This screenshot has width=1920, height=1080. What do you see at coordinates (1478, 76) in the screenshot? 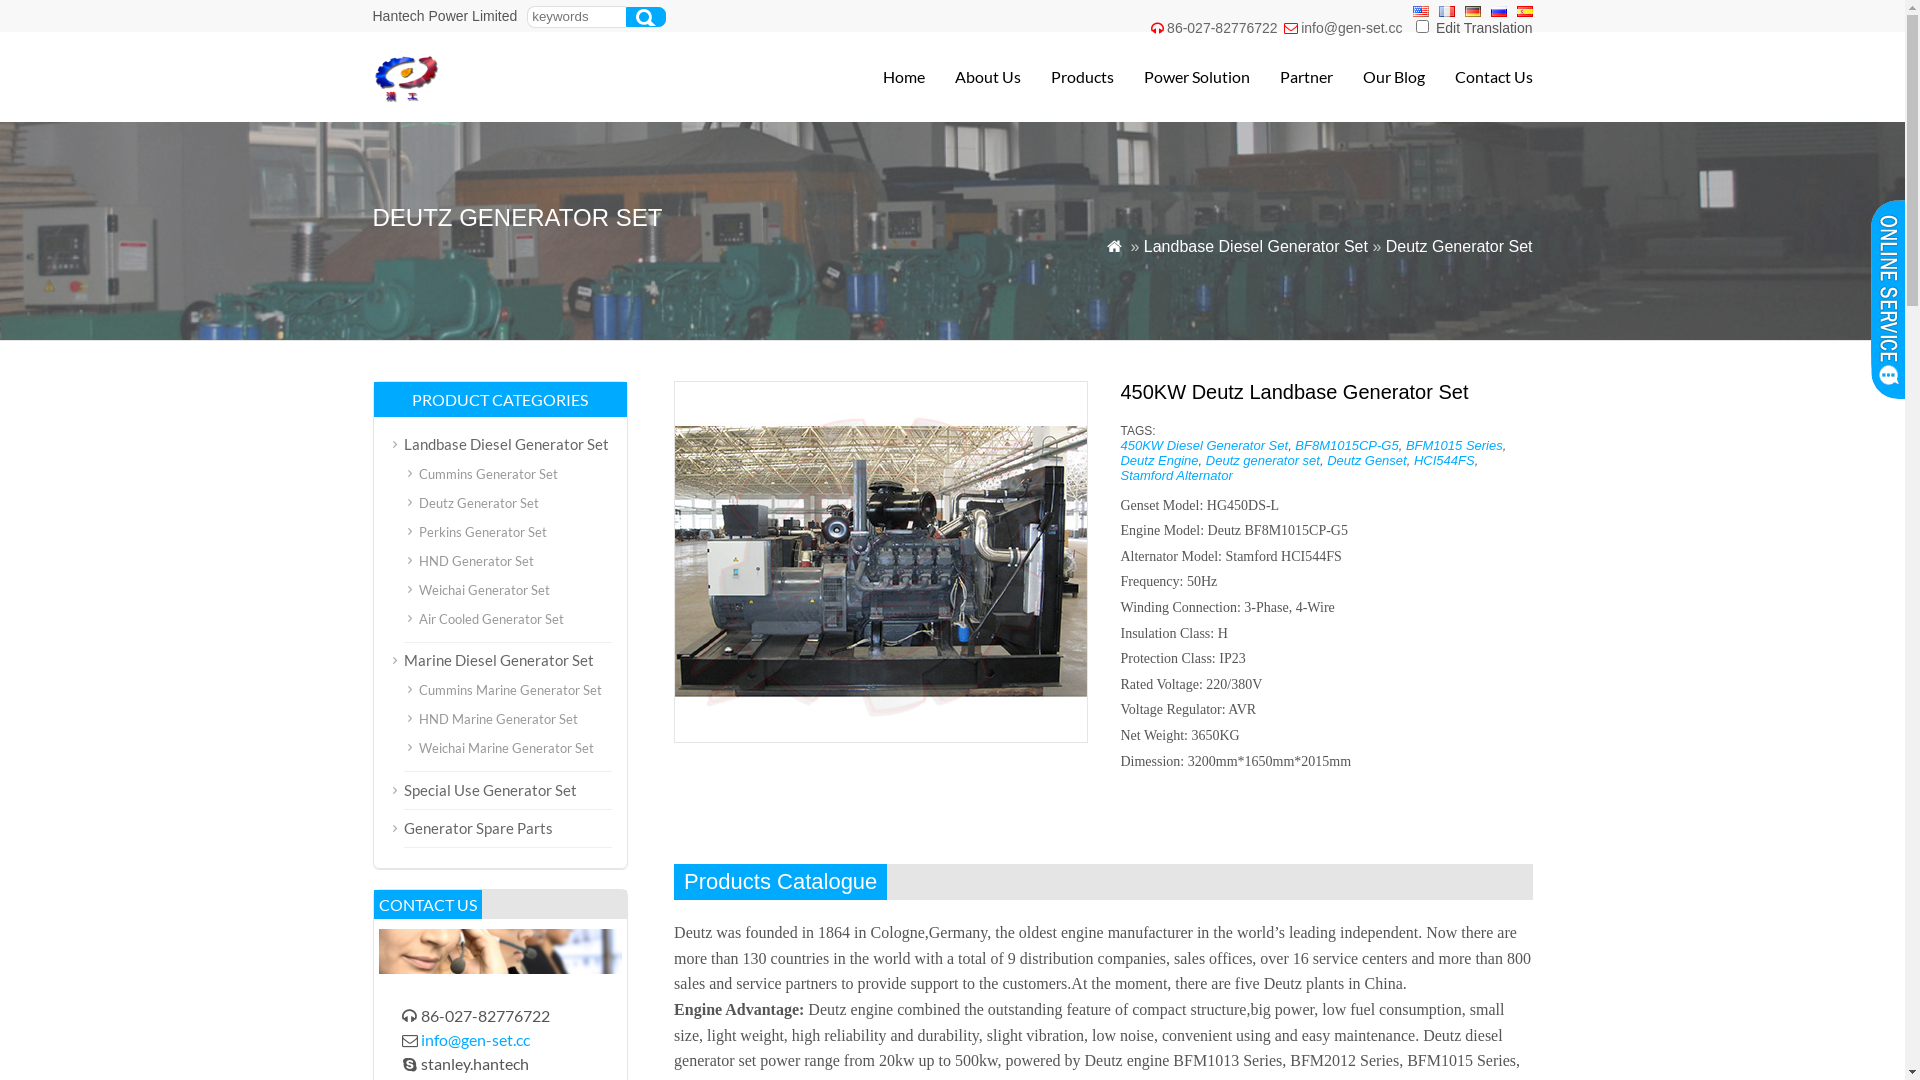
I see `'Contact Us'` at bounding box center [1478, 76].